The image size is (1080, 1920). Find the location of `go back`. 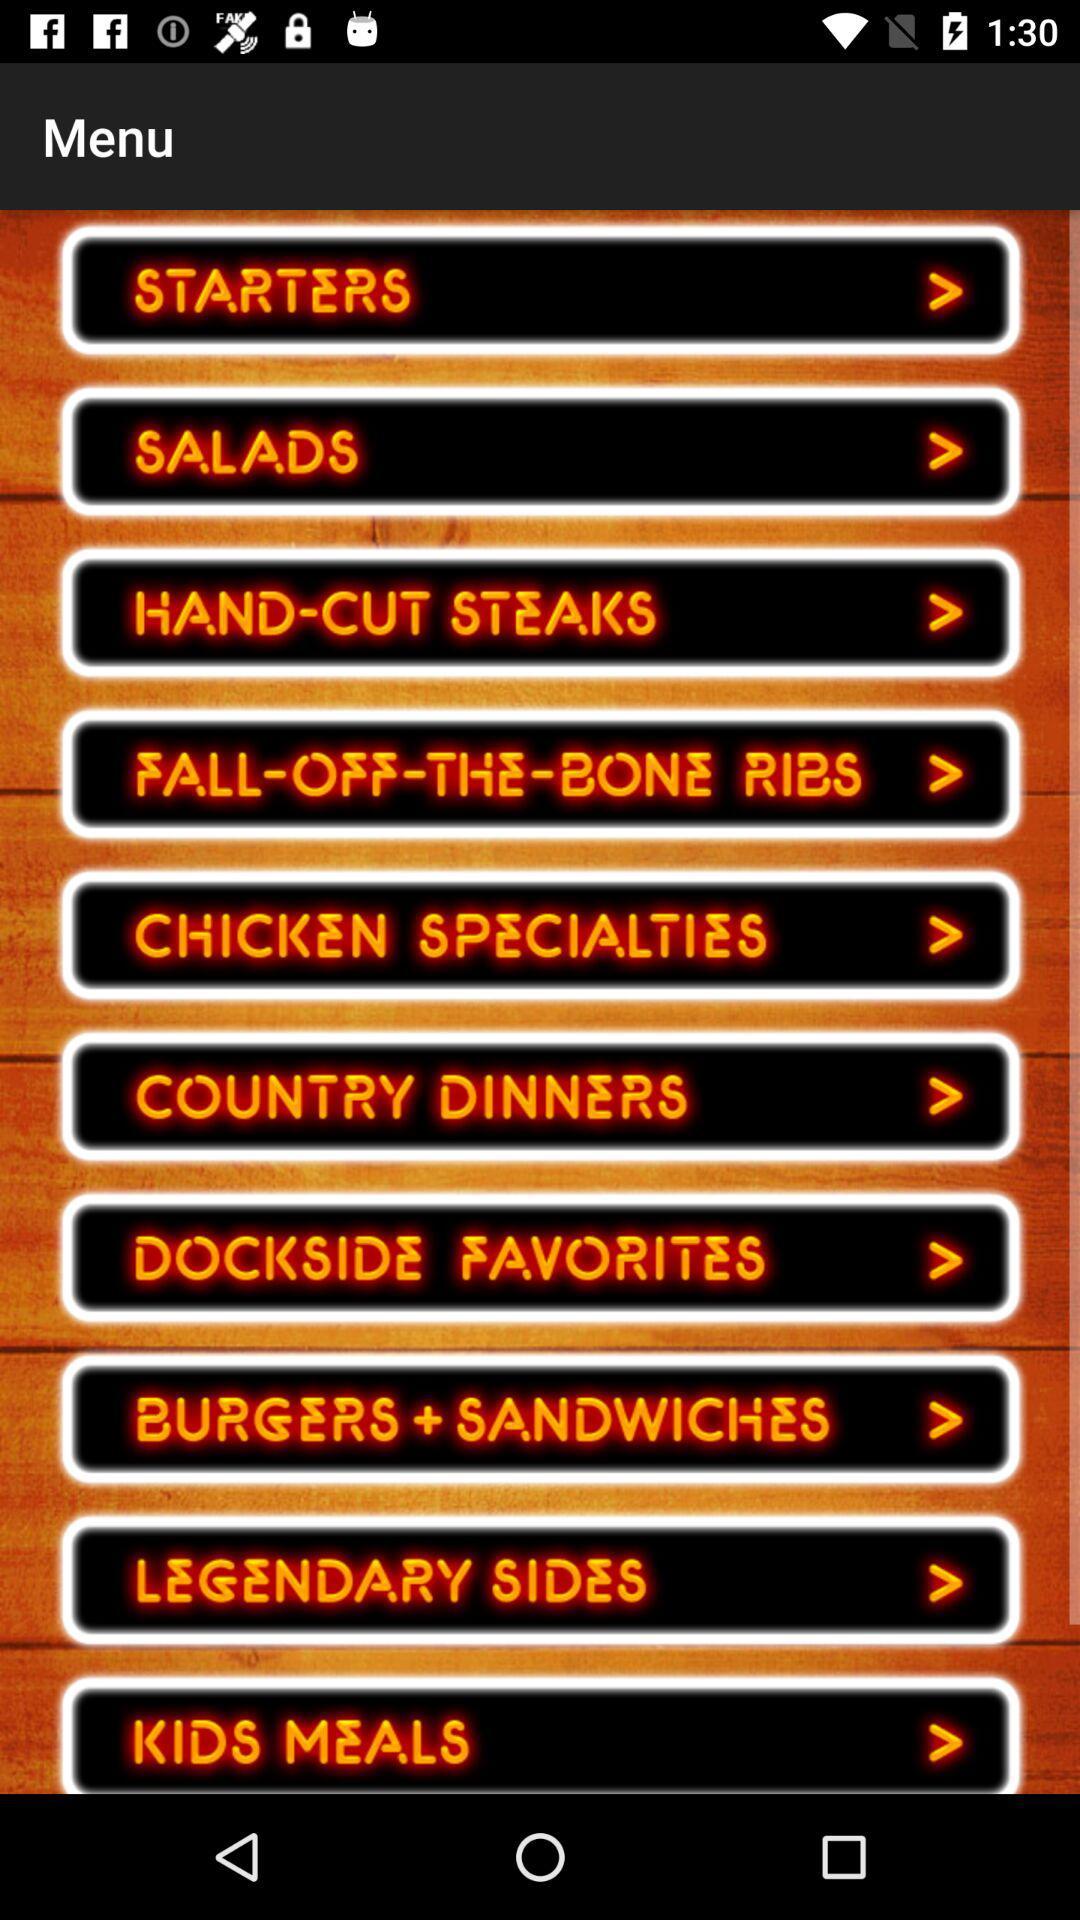

go back is located at coordinates (540, 1418).